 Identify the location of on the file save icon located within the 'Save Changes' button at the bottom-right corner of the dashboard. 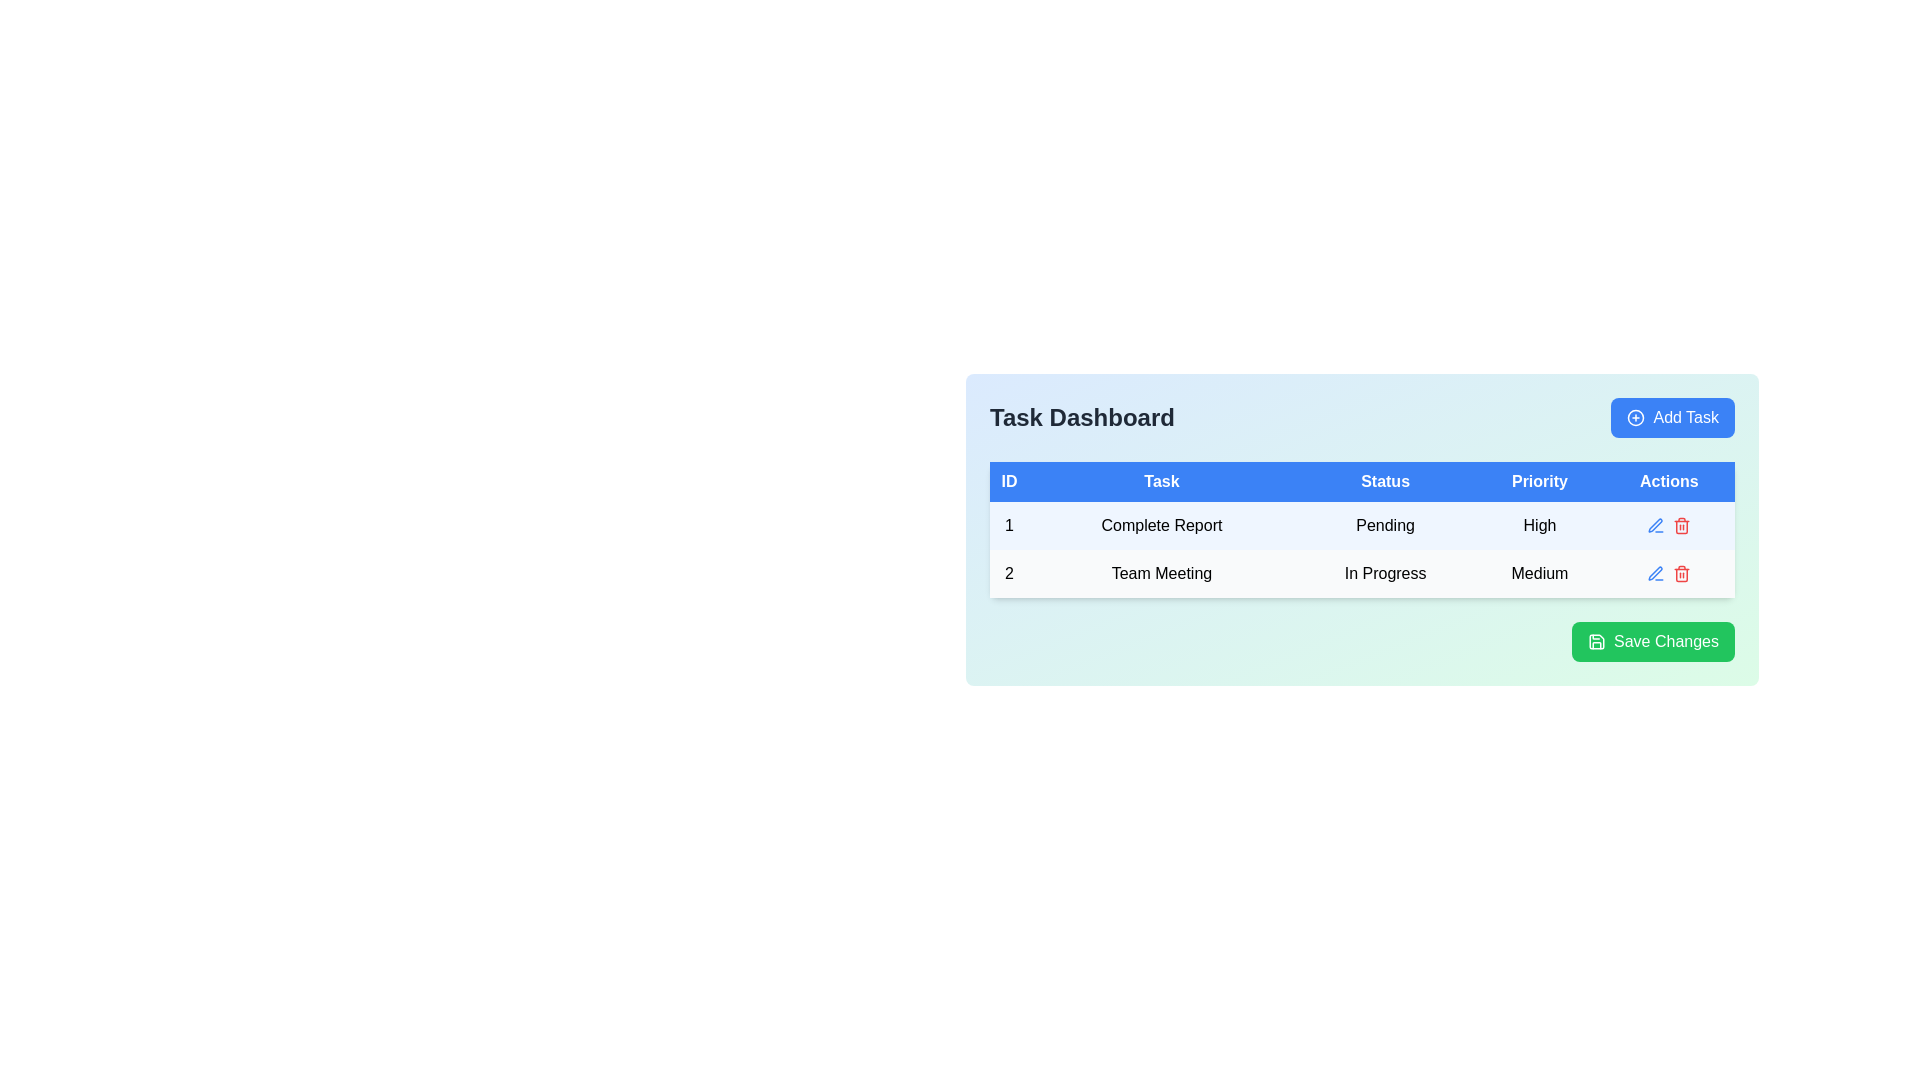
(1596, 641).